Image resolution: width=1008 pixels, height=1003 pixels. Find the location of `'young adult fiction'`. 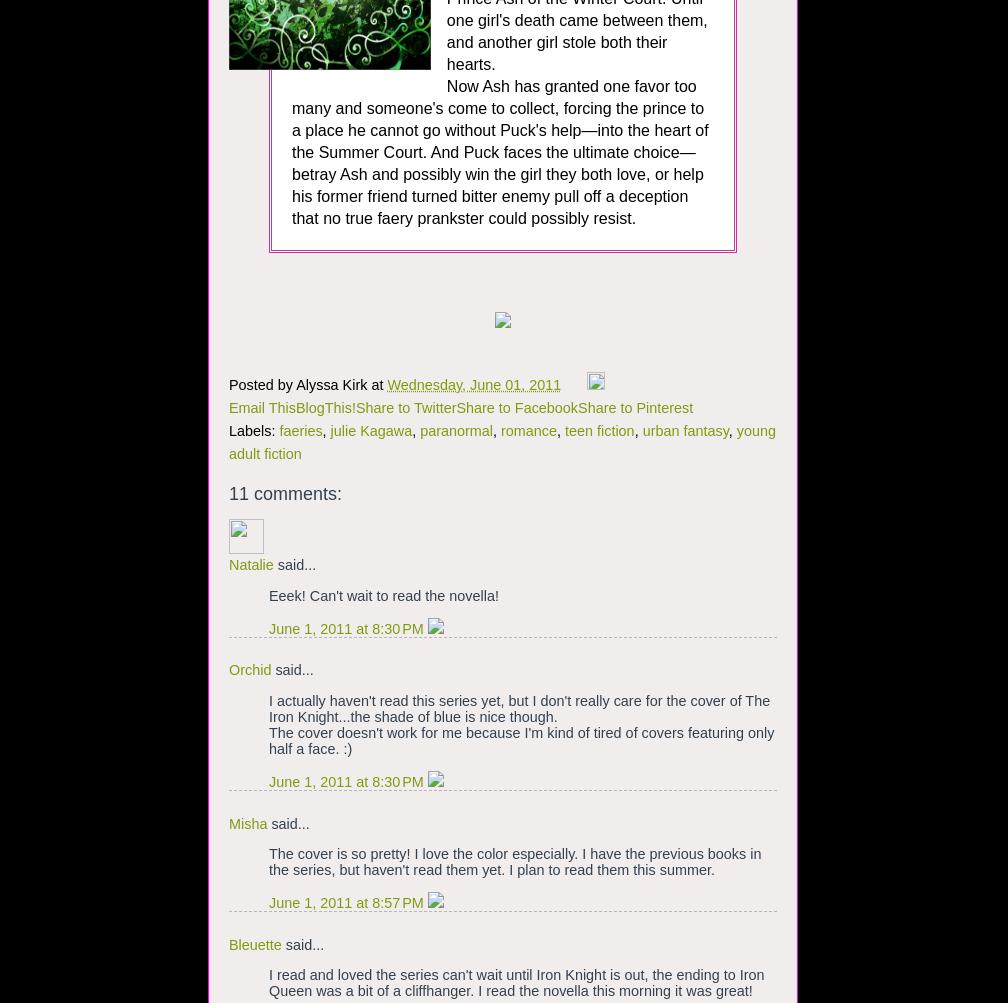

'young adult fiction' is located at coordinates (229, 441).